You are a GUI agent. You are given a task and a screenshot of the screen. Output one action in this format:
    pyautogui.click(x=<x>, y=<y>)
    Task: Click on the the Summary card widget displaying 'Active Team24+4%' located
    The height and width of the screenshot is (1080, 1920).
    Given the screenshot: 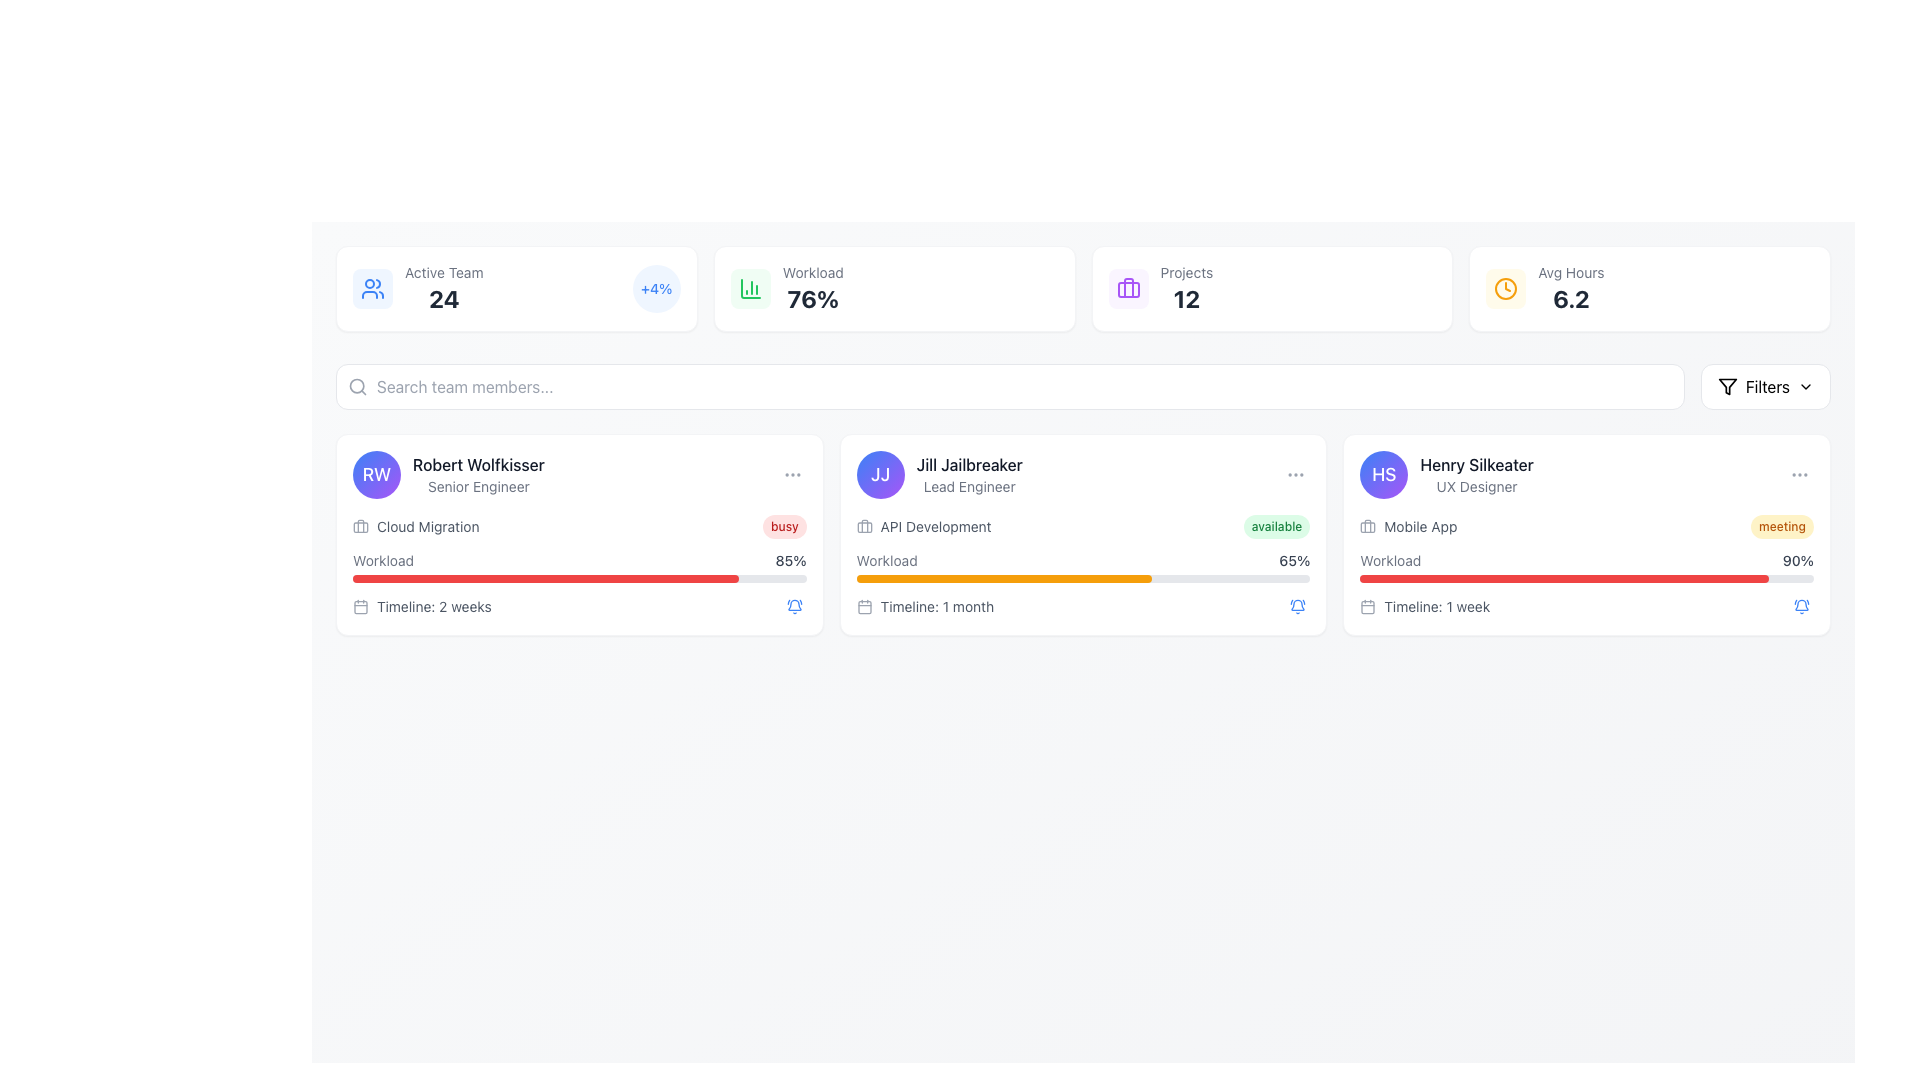 What is the action you would take?
    pyautogui.click(x=516, y=289)
    